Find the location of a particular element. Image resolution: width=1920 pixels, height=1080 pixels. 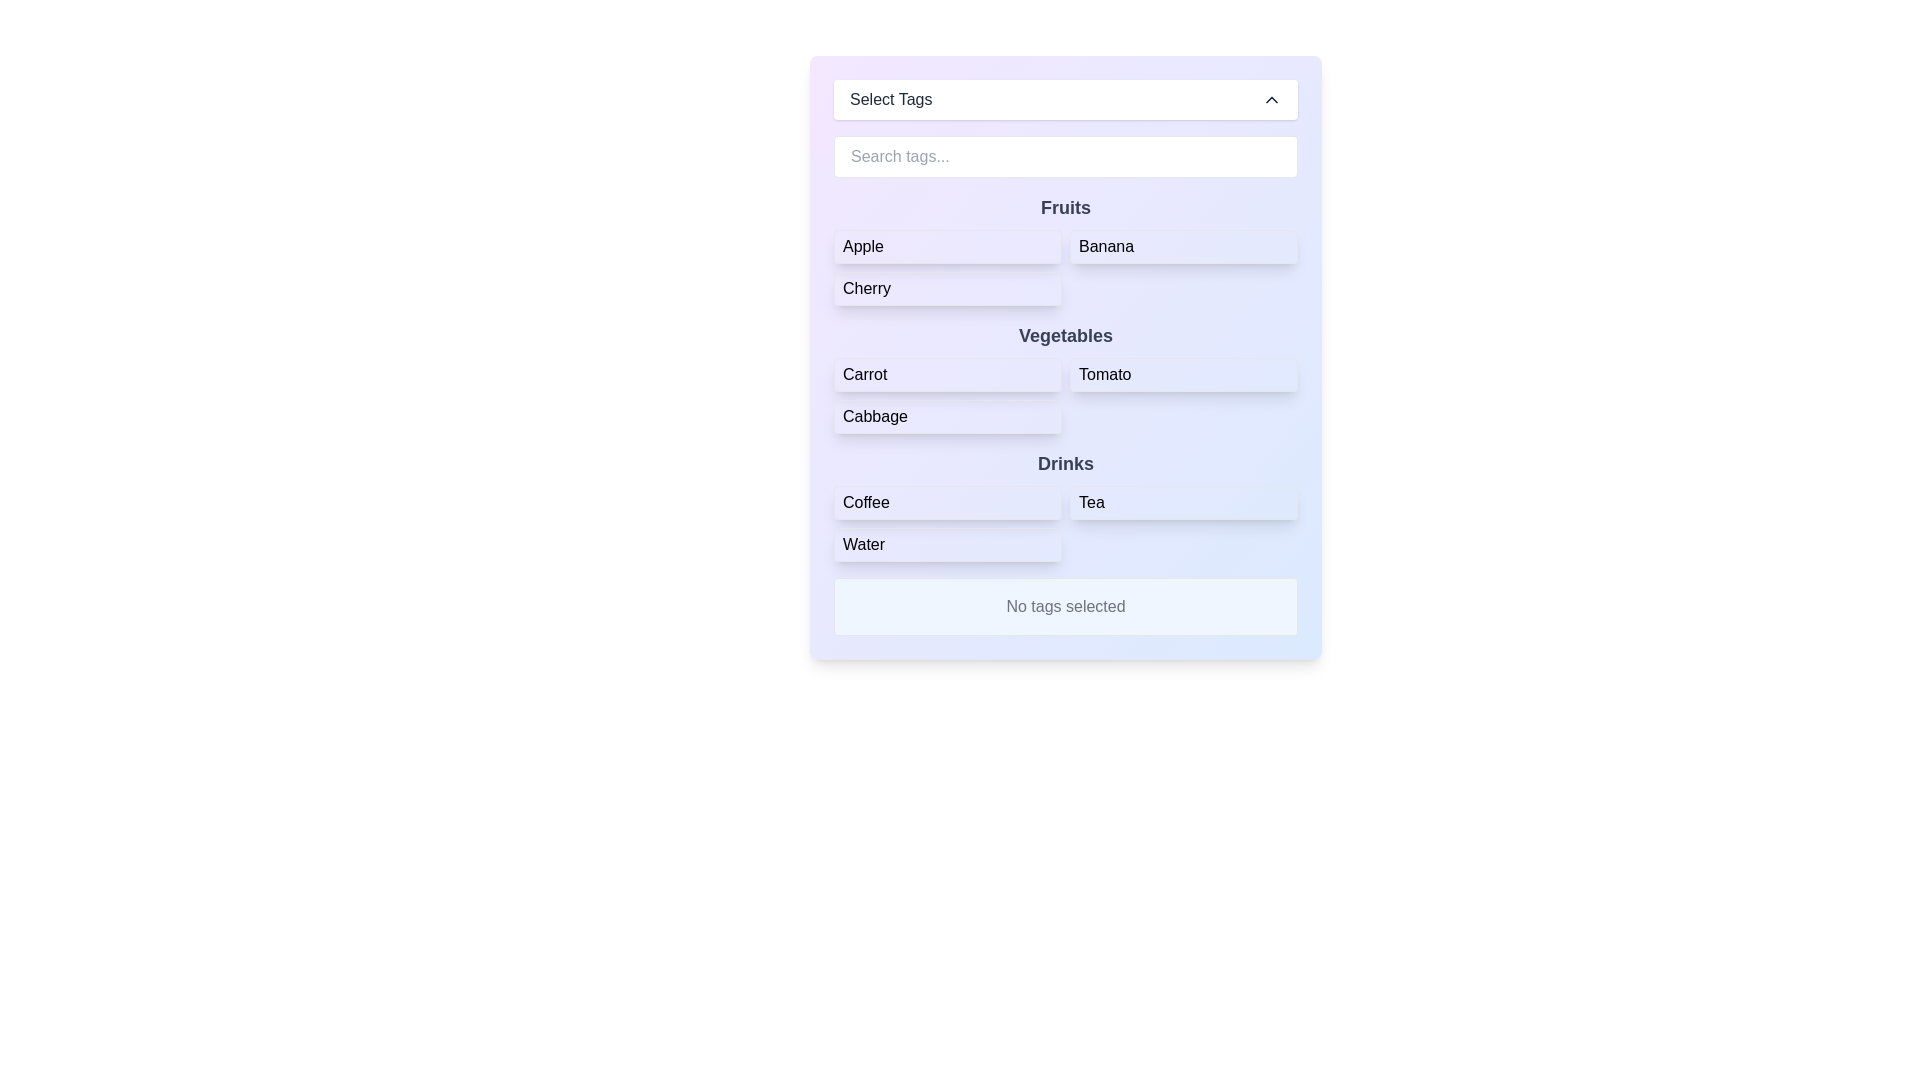

the chevron icon is located at coordinates (1271, 100).